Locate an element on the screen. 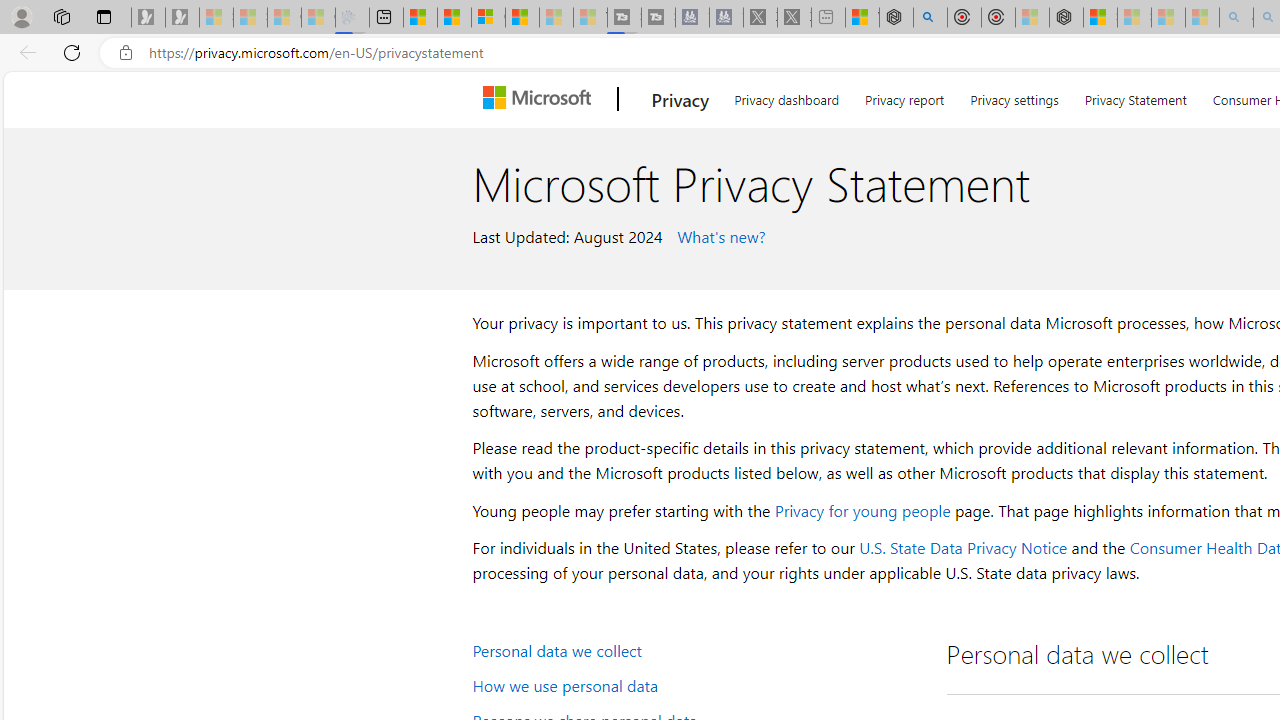  'Newsletter Sign Up - Sleeping' is located at coordinates (182, 17).